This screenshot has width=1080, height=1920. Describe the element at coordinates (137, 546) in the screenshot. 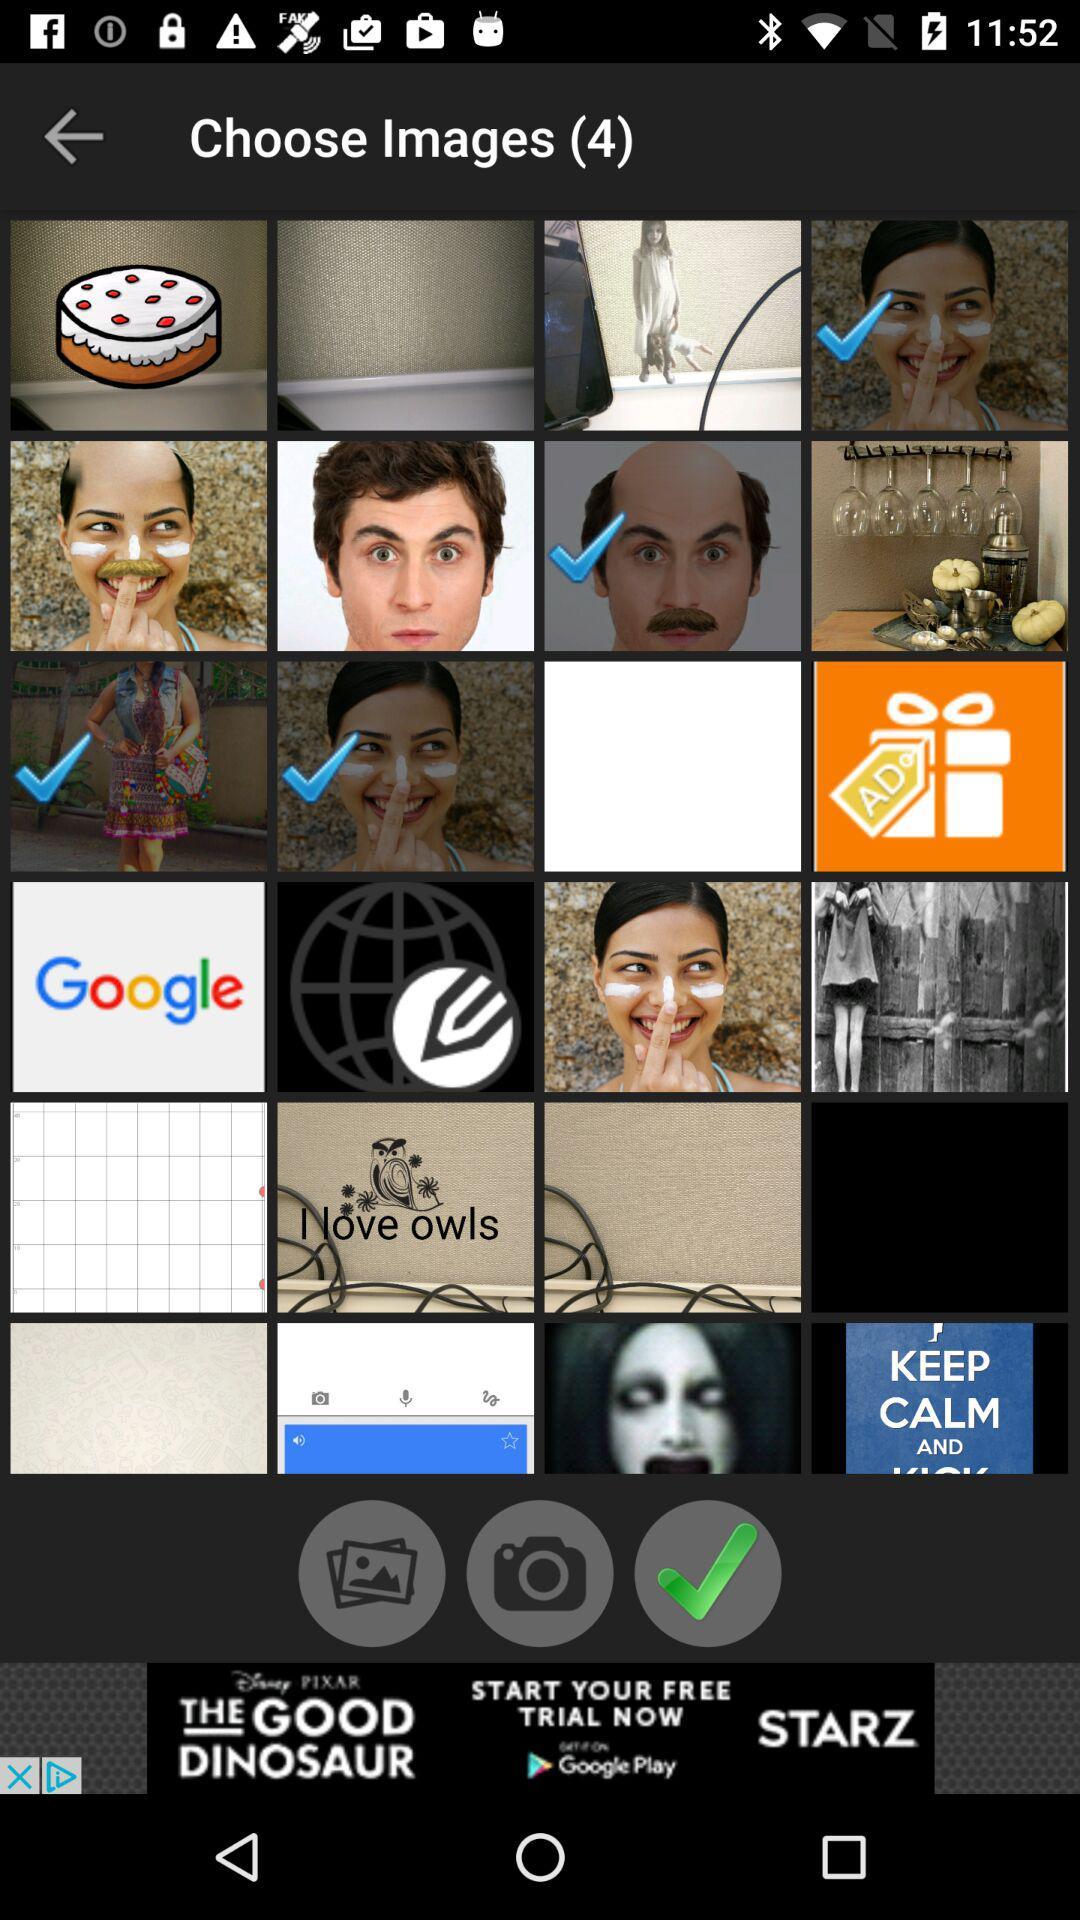

I see `click on face with white cheek lines` at that location.